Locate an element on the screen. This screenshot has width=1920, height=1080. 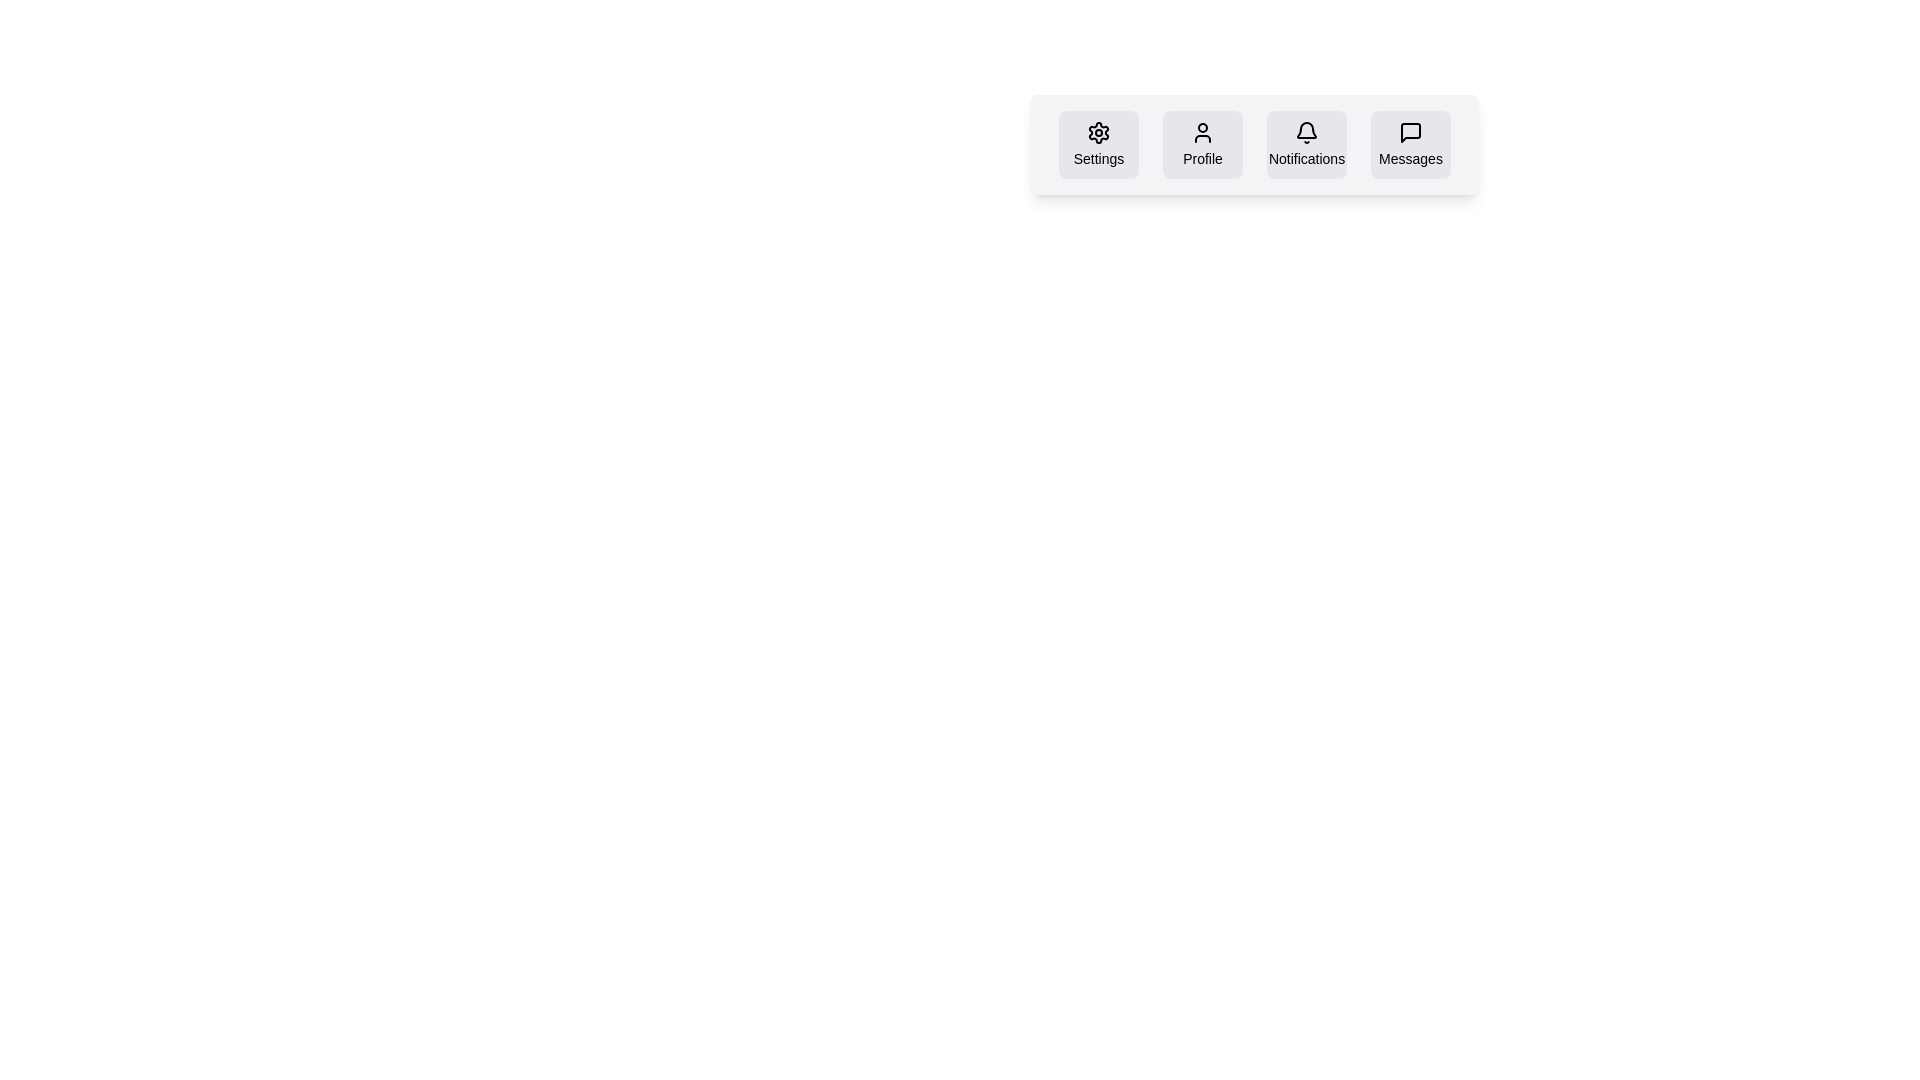
the 'Messages' text label located at the bottom of the fifth button in the horizontal navigation bar at the top-right corner of the interface is located at coordinates (1410, 157).